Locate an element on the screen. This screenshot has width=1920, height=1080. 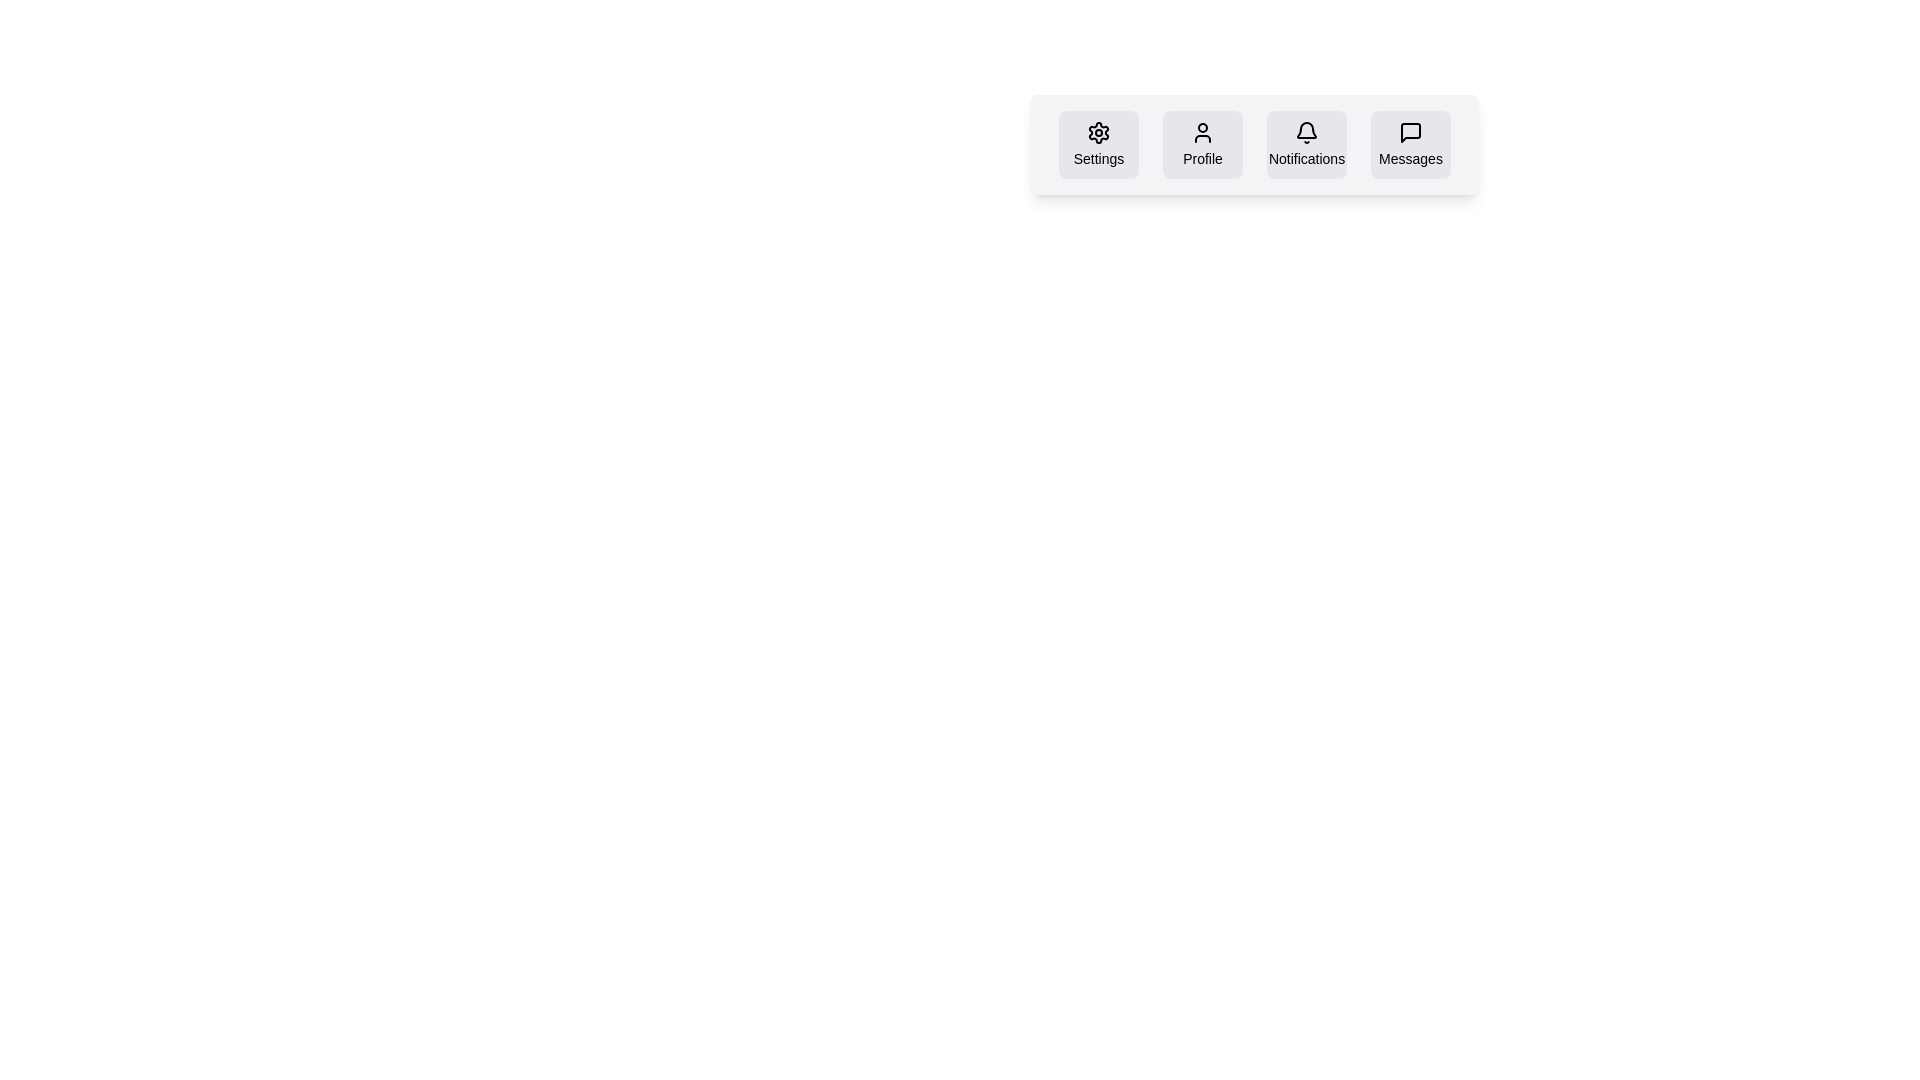
the 'Messages' text label located at the bottom of the fifth button in the horizontal navigation bar at the top-right corner of the interface is located at coordinates (1410, 157).